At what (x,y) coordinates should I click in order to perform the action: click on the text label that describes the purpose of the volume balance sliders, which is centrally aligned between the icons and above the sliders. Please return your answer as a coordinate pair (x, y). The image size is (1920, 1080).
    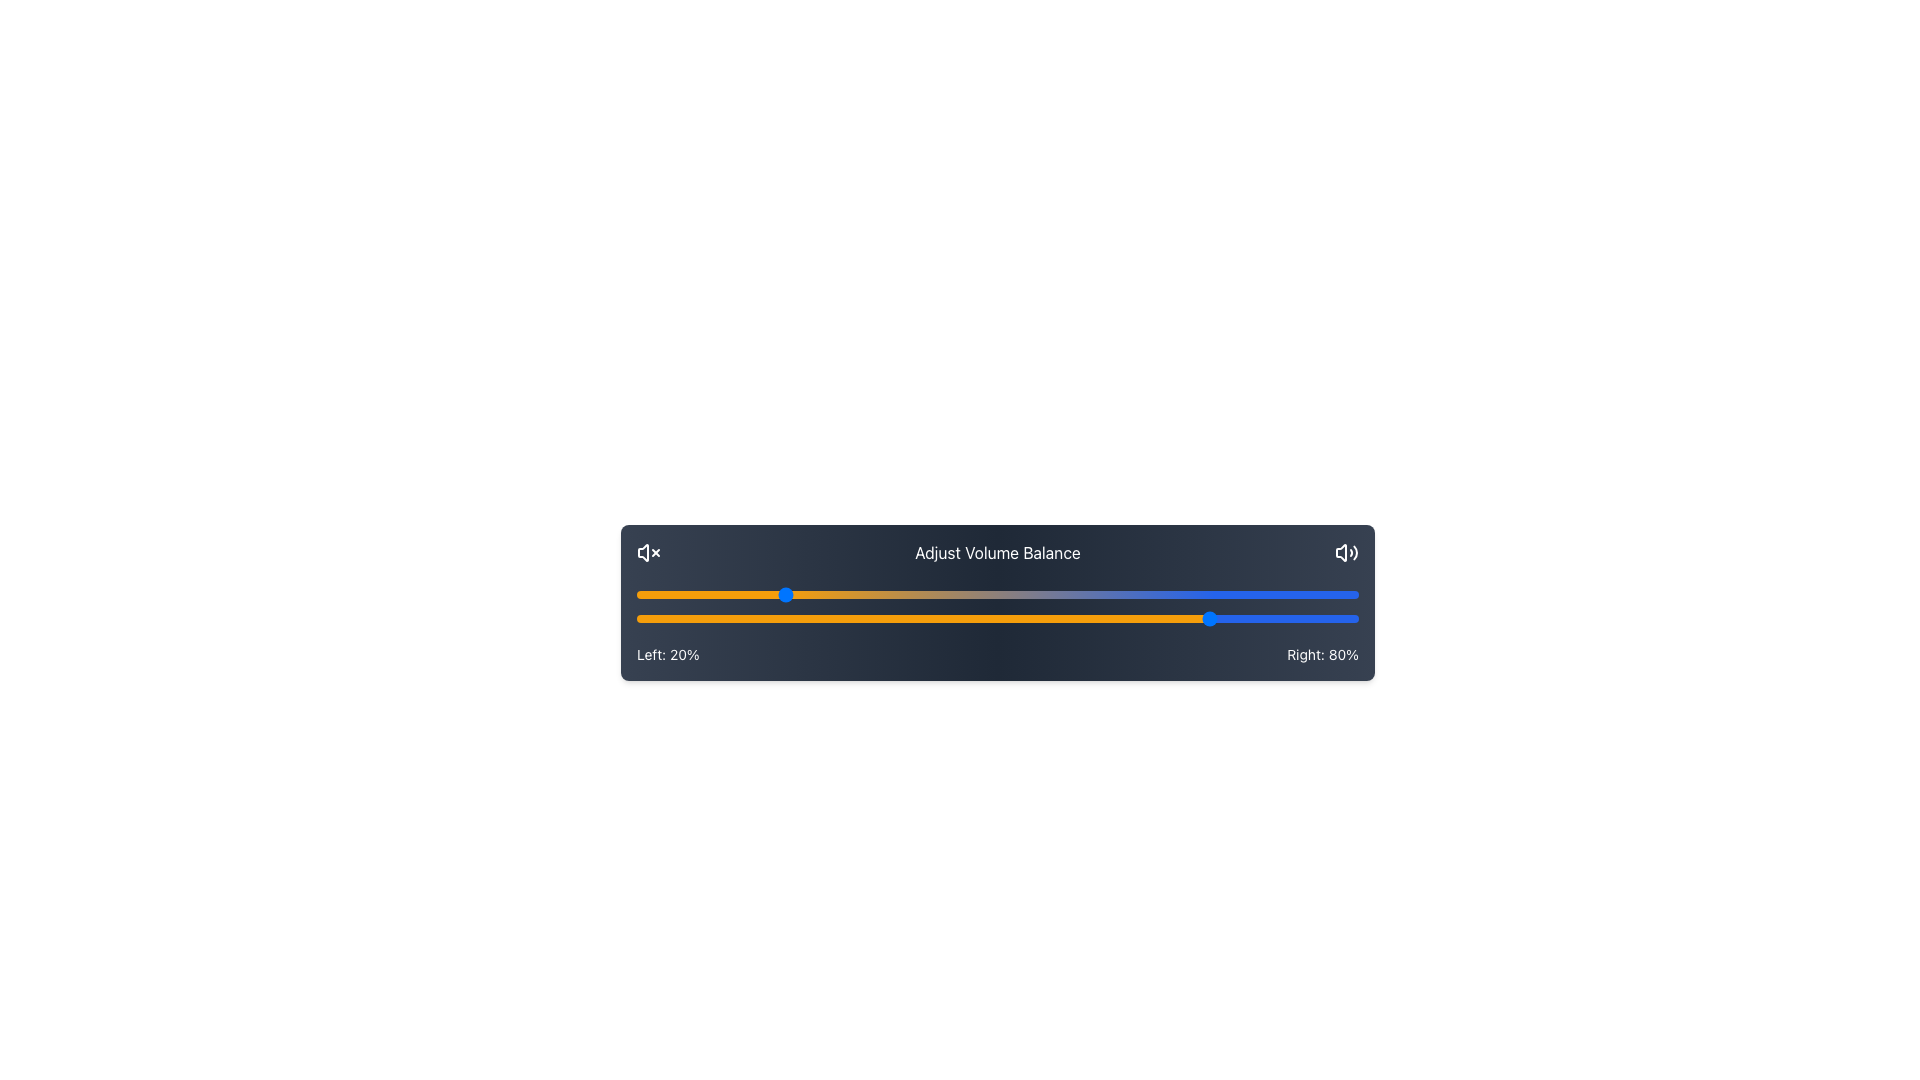
    Looking at the image, I should click on (998, 552).